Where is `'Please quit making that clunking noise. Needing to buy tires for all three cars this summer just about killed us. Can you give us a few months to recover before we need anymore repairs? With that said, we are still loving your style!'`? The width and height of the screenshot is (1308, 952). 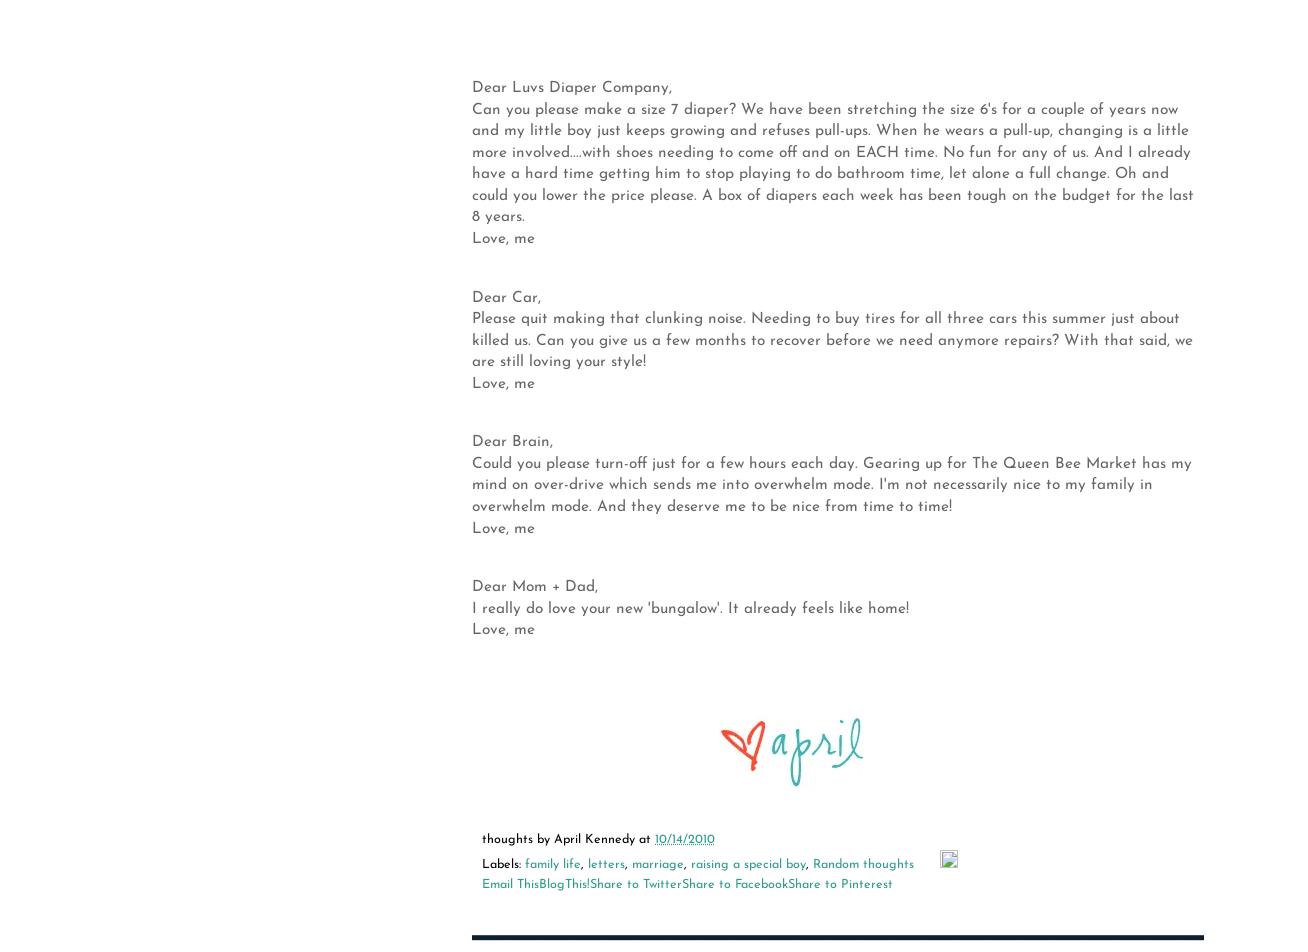
'Please quit making that clunking noise. Needing to buy tires for all three cars this summer just about killed us. Can you give us a few months to recover before we need anymore repairs? With that said, we are still loving your style!' is located at coordinates (832, 340).